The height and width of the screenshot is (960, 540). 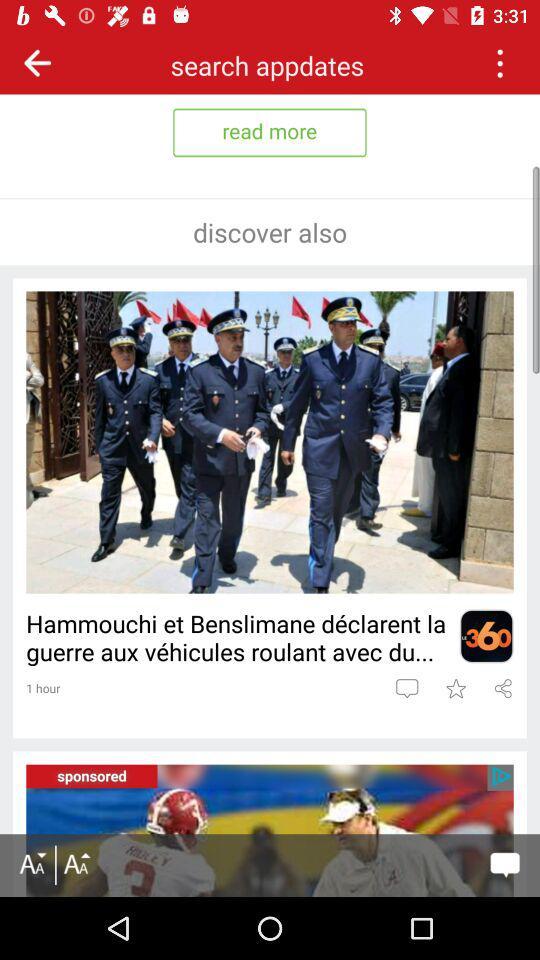 What do you see at coordinates (406, 688) in the screenshot?
I see `the chat icon` at bounding box center [406, 688].